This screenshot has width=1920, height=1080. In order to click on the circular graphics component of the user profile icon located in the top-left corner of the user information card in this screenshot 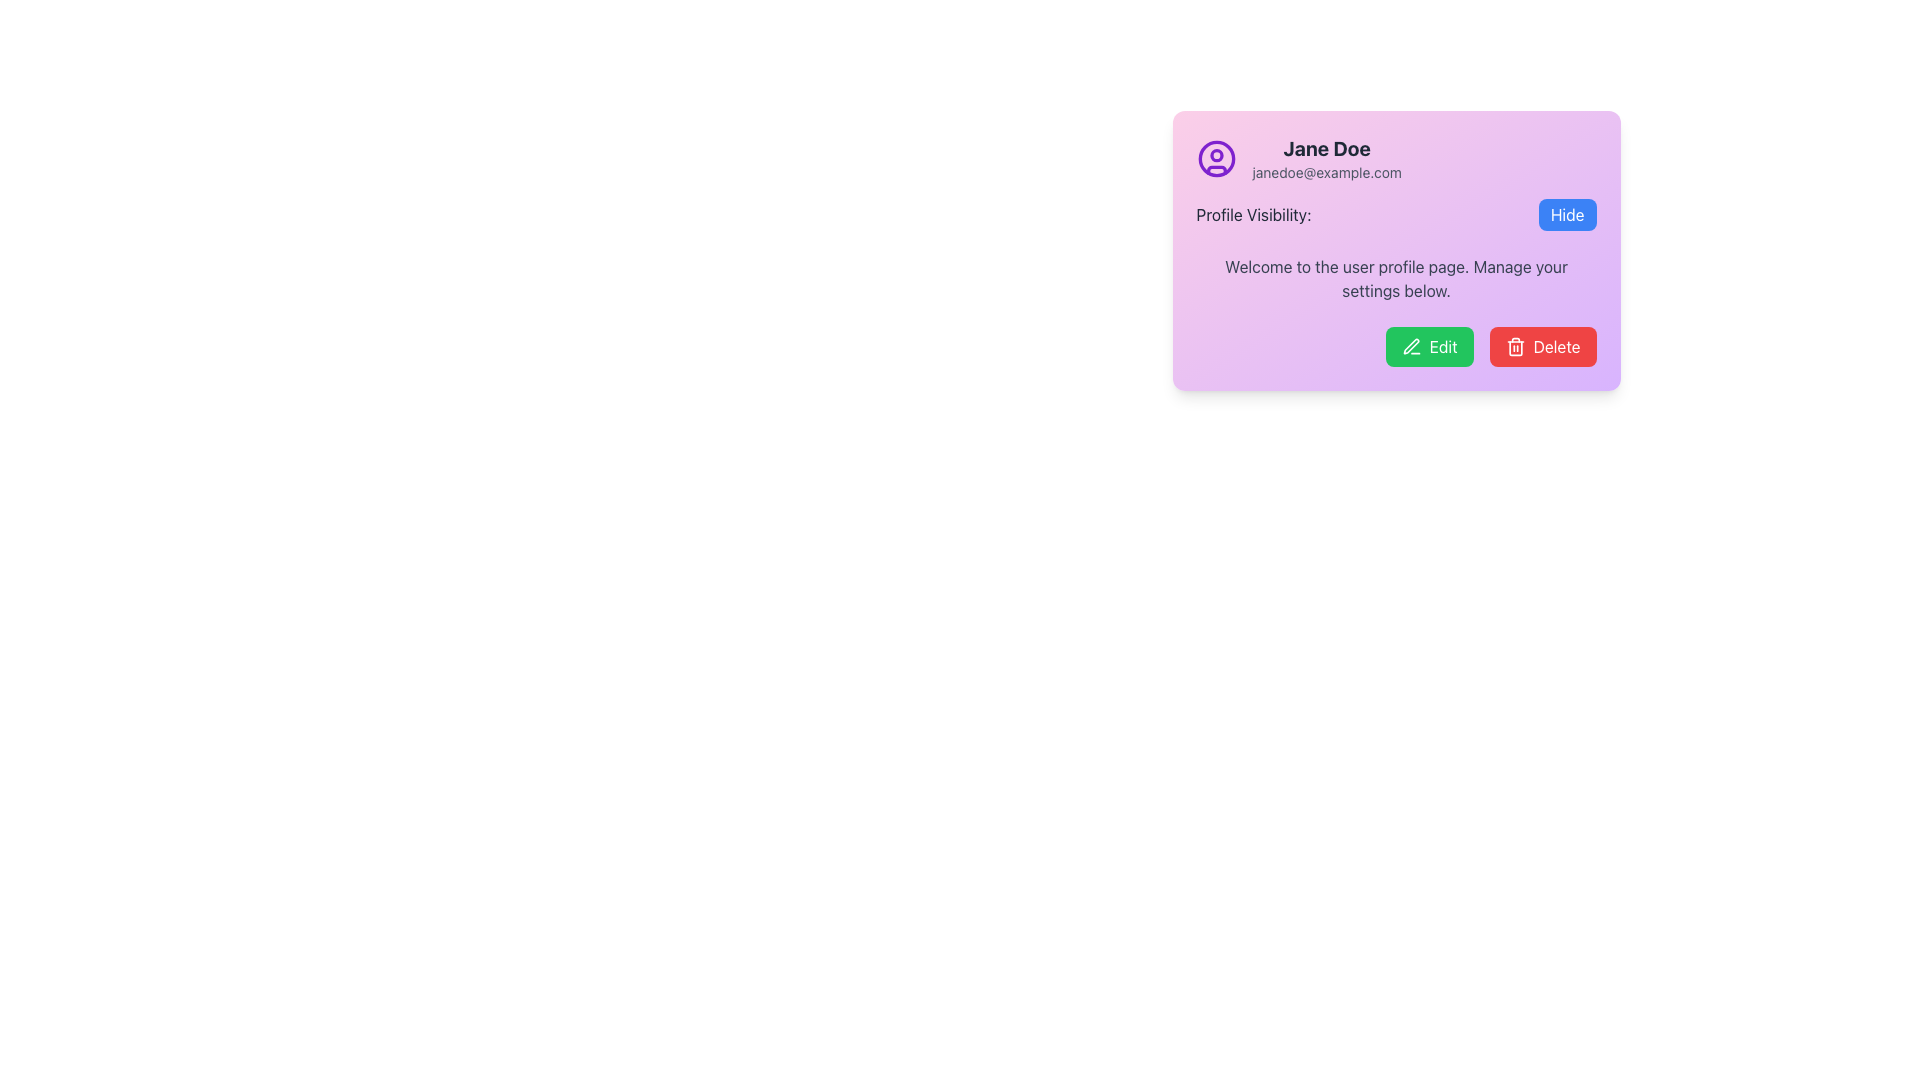, I will do `click(1215, 157)`.